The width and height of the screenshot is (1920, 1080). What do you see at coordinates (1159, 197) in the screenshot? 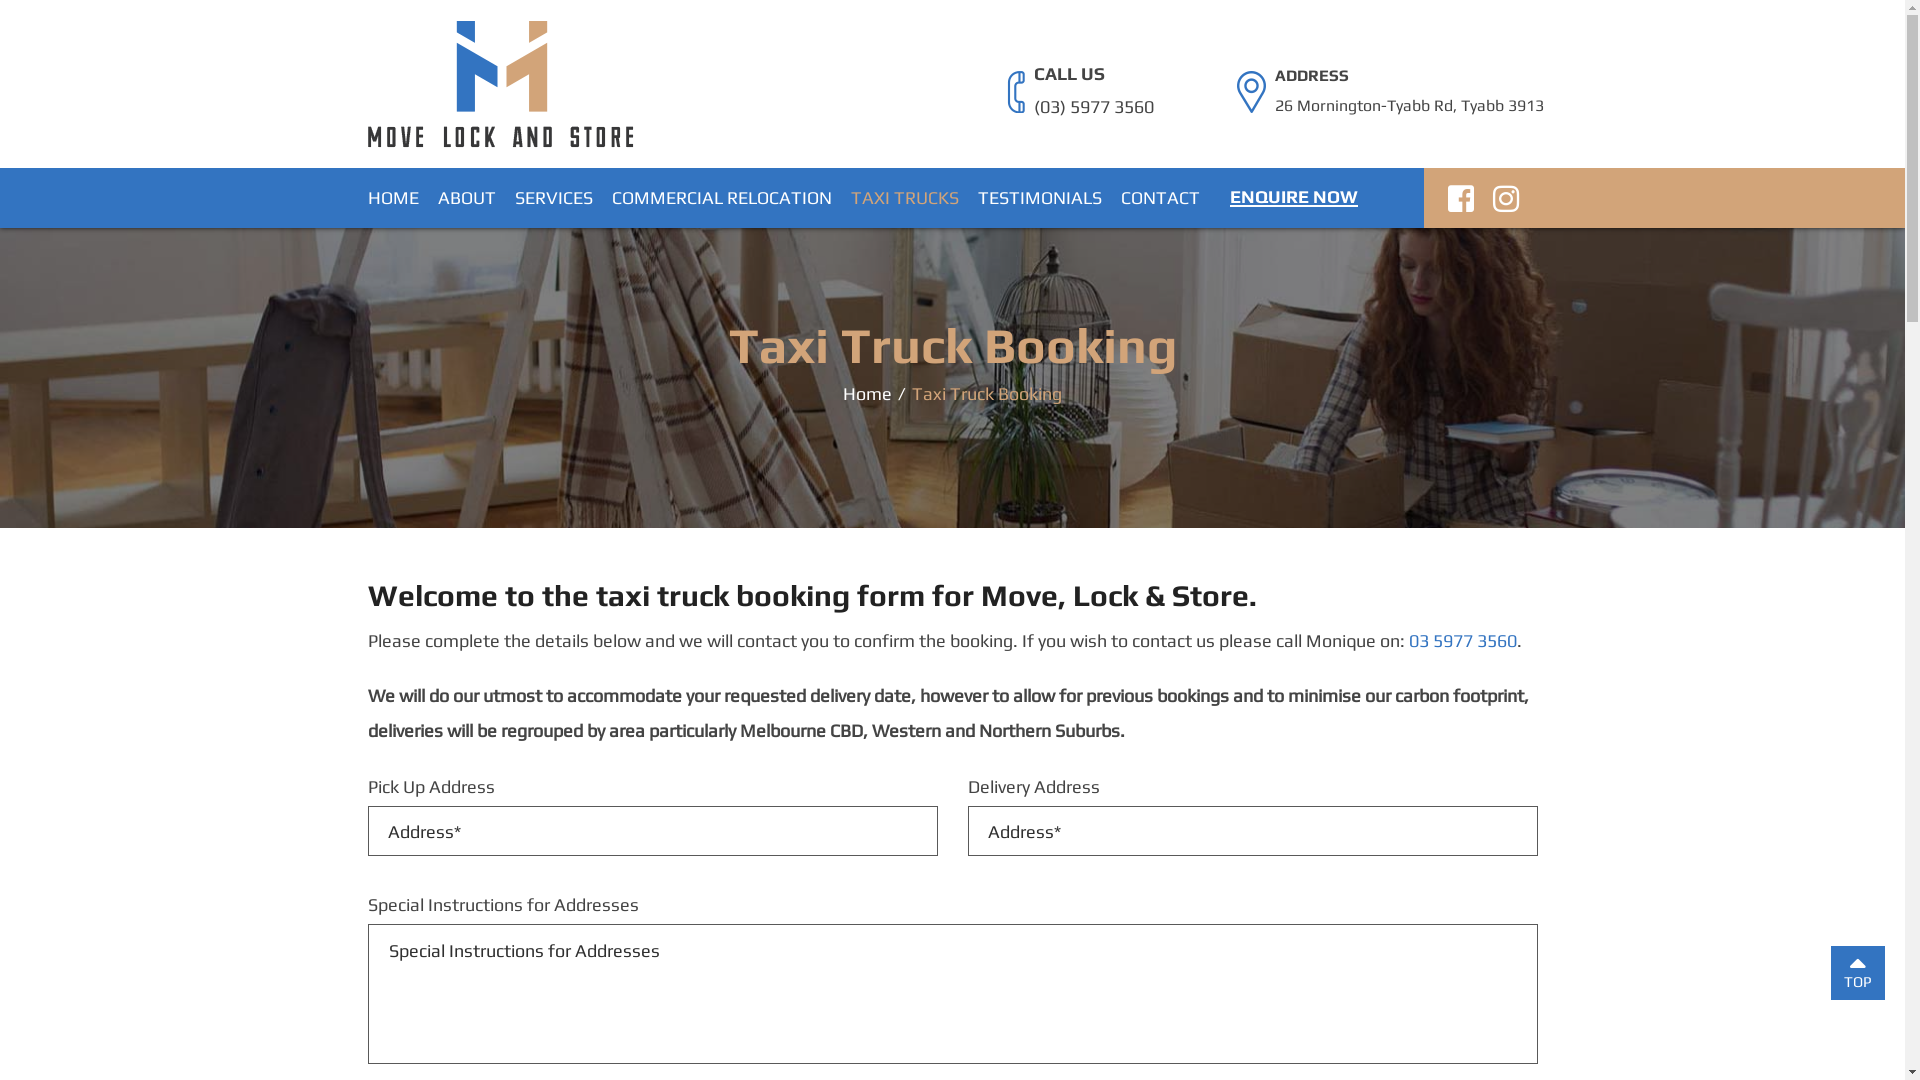
I see `'CONTACT'` at bounding box center [1159, 197].